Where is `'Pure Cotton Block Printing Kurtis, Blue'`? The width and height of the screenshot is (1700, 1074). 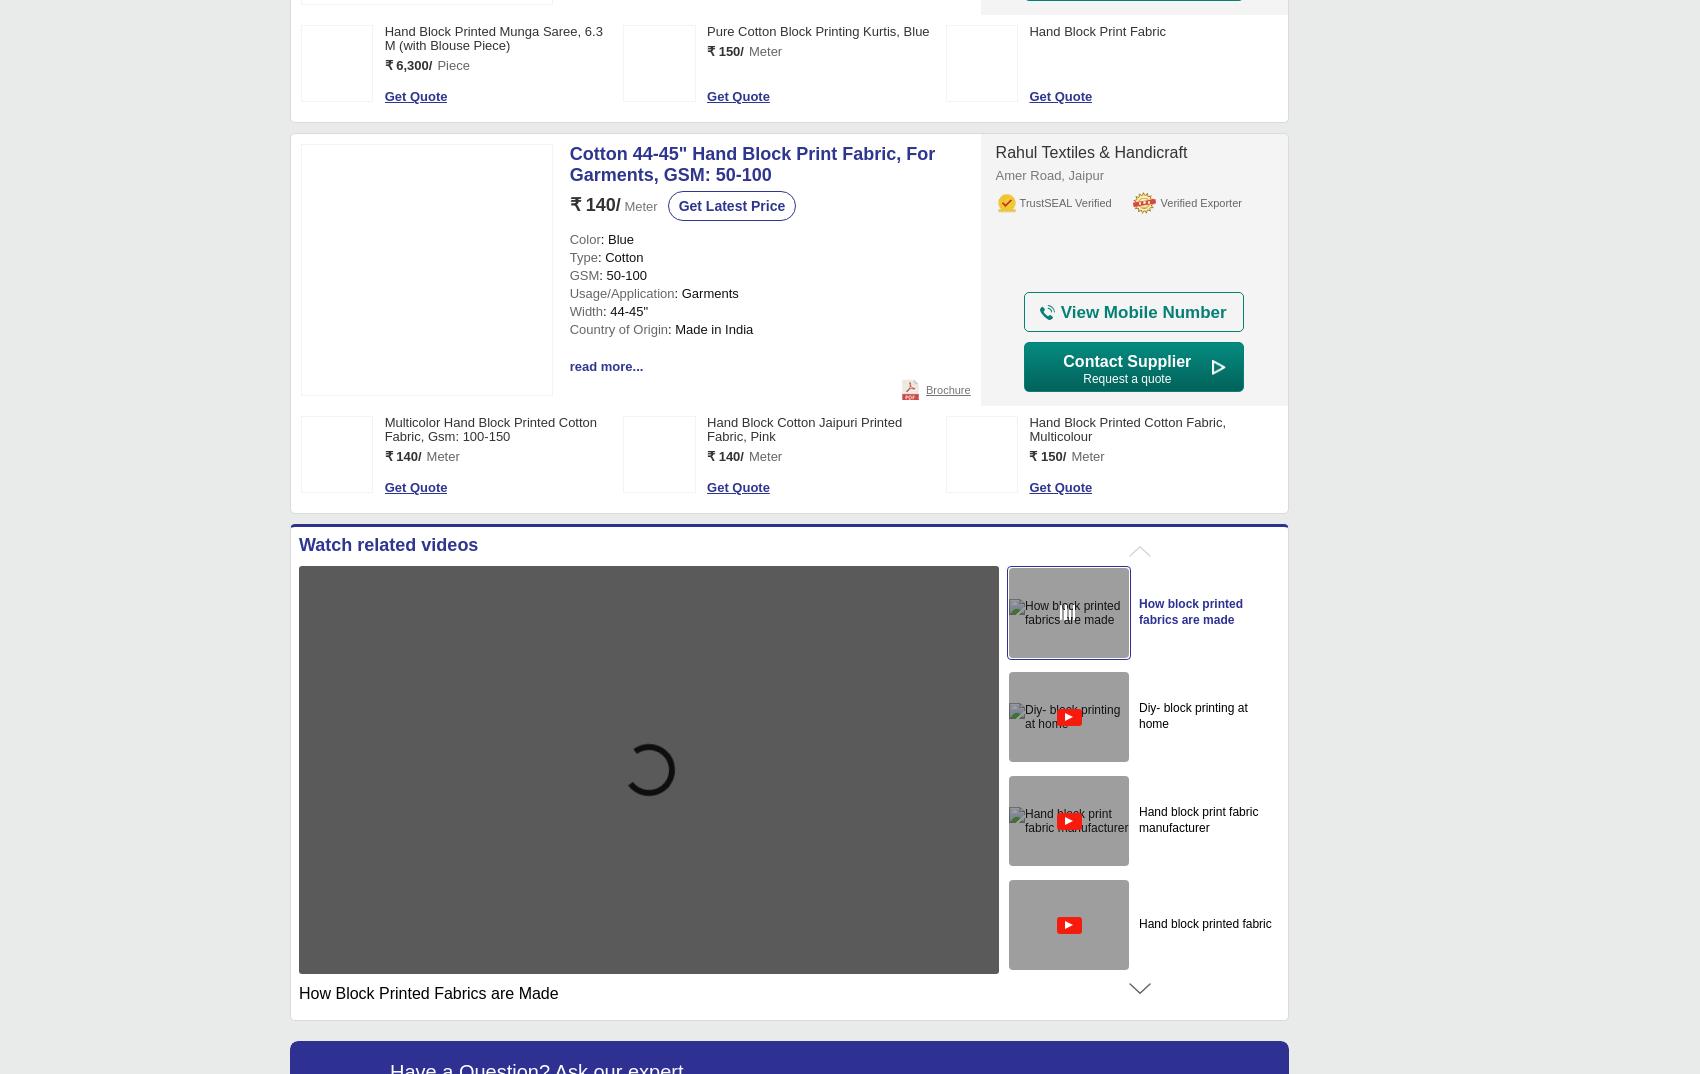
'Pure Cotton Block Printing Kurtis, Blue' is located at coordinates (817, 30).